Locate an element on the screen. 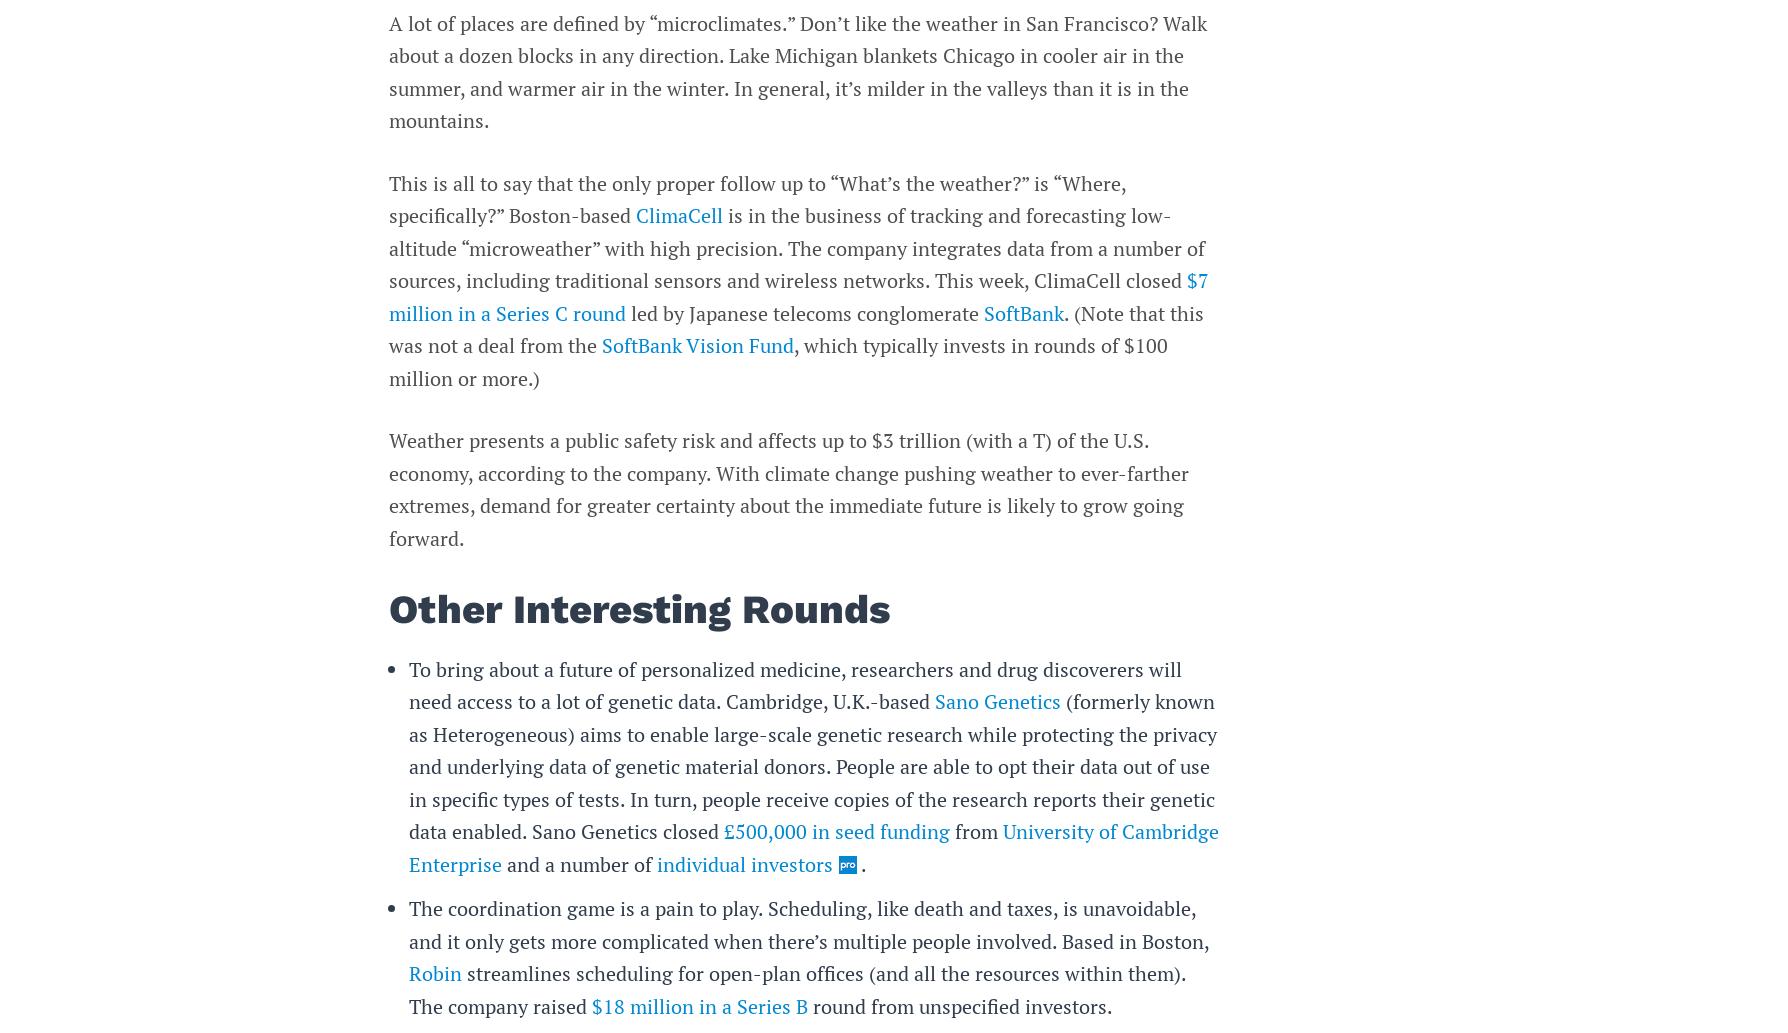 The image size is (1788, 1033). 'Other Interesting Rounds' is located at coordinates (639, 608).